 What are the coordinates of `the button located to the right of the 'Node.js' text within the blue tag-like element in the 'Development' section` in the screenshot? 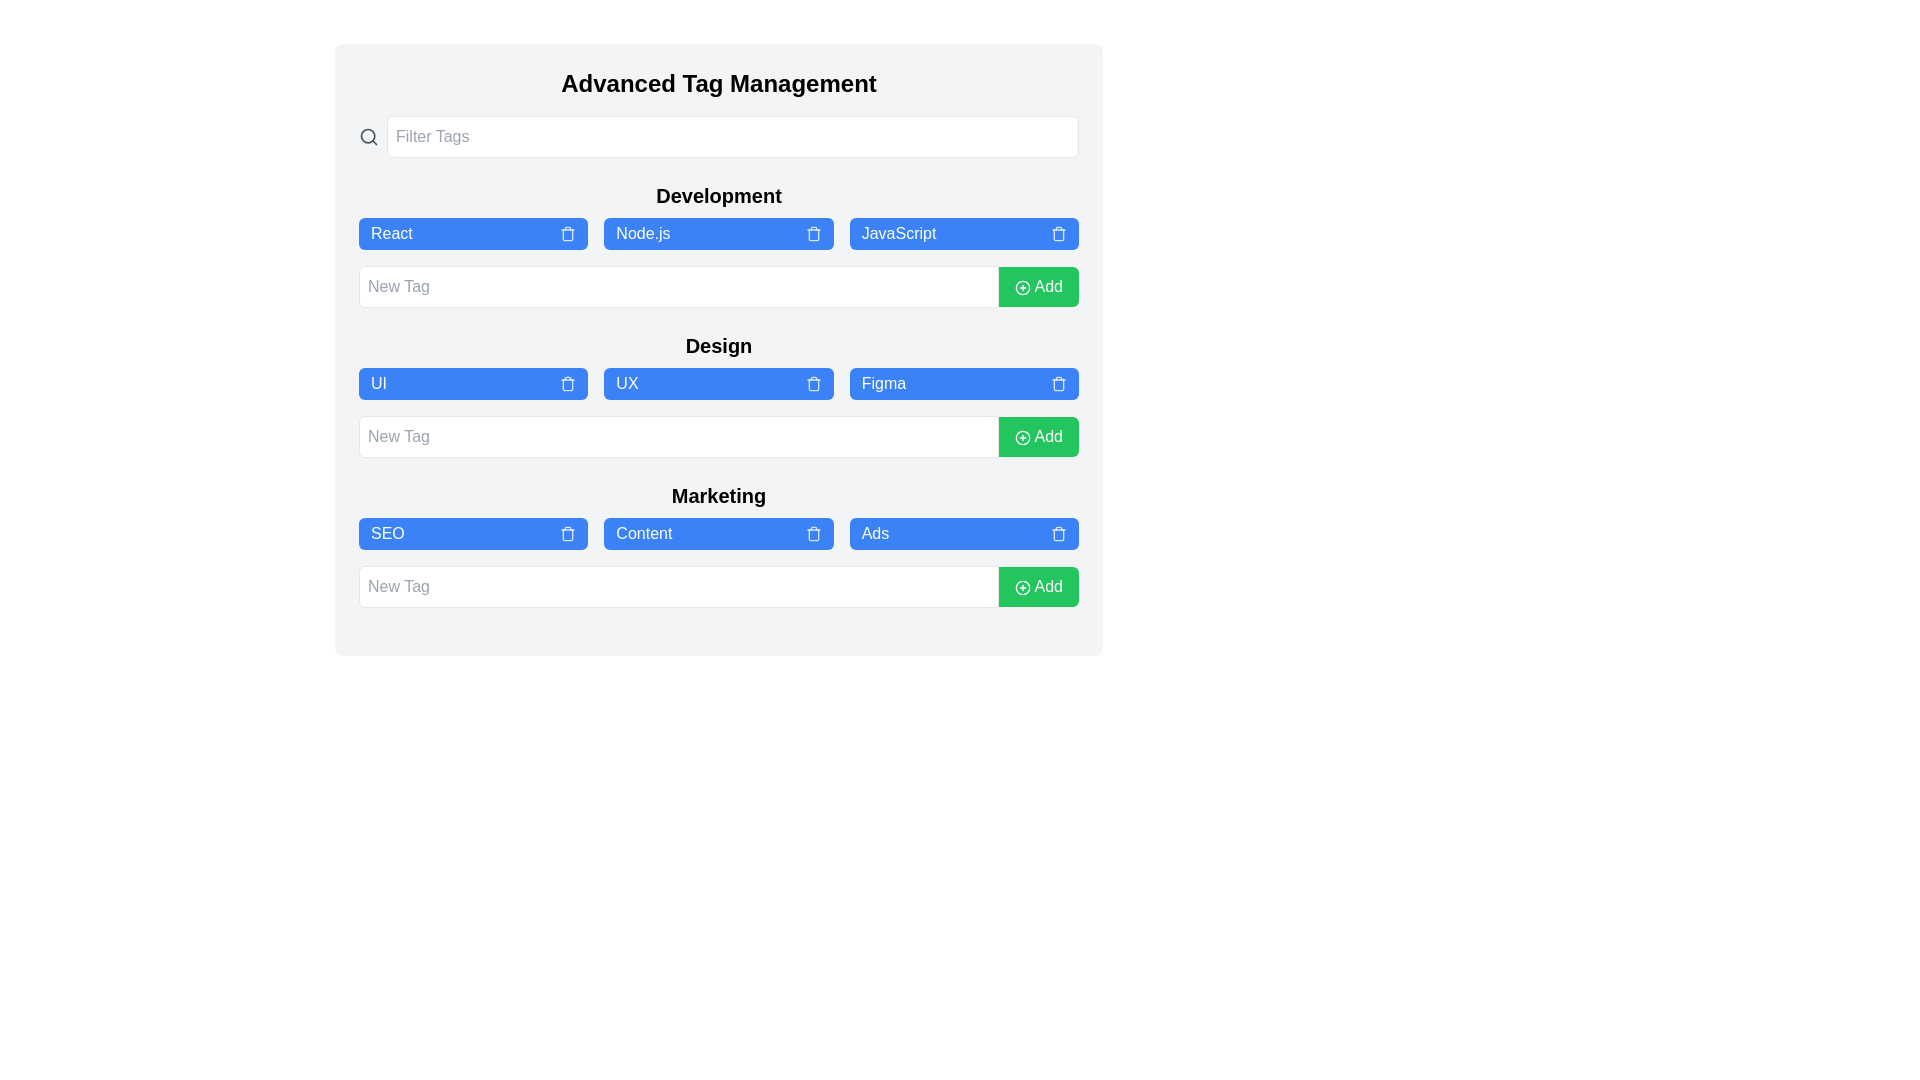 It's located at (813, 233).